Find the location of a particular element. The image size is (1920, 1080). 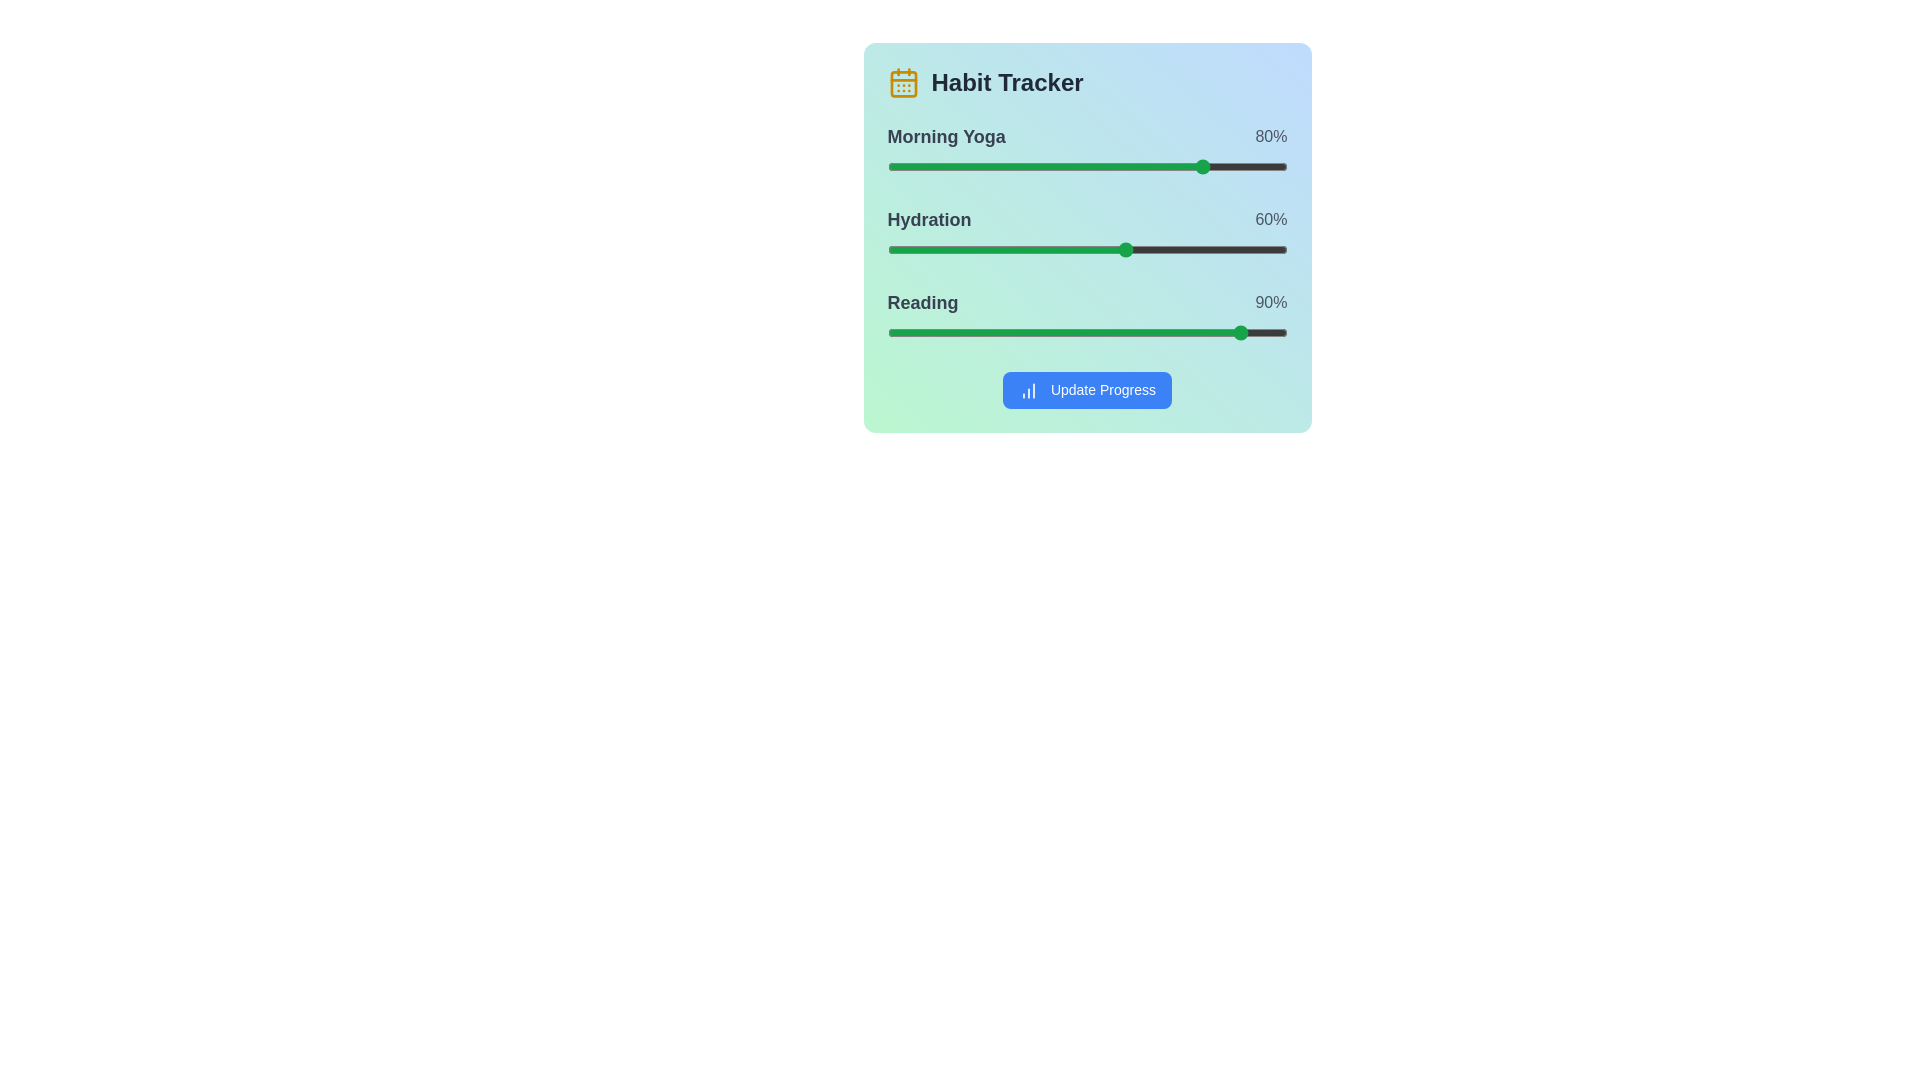

'Update Progress' button to update the habit progress is located at coordinates (1086, 390).